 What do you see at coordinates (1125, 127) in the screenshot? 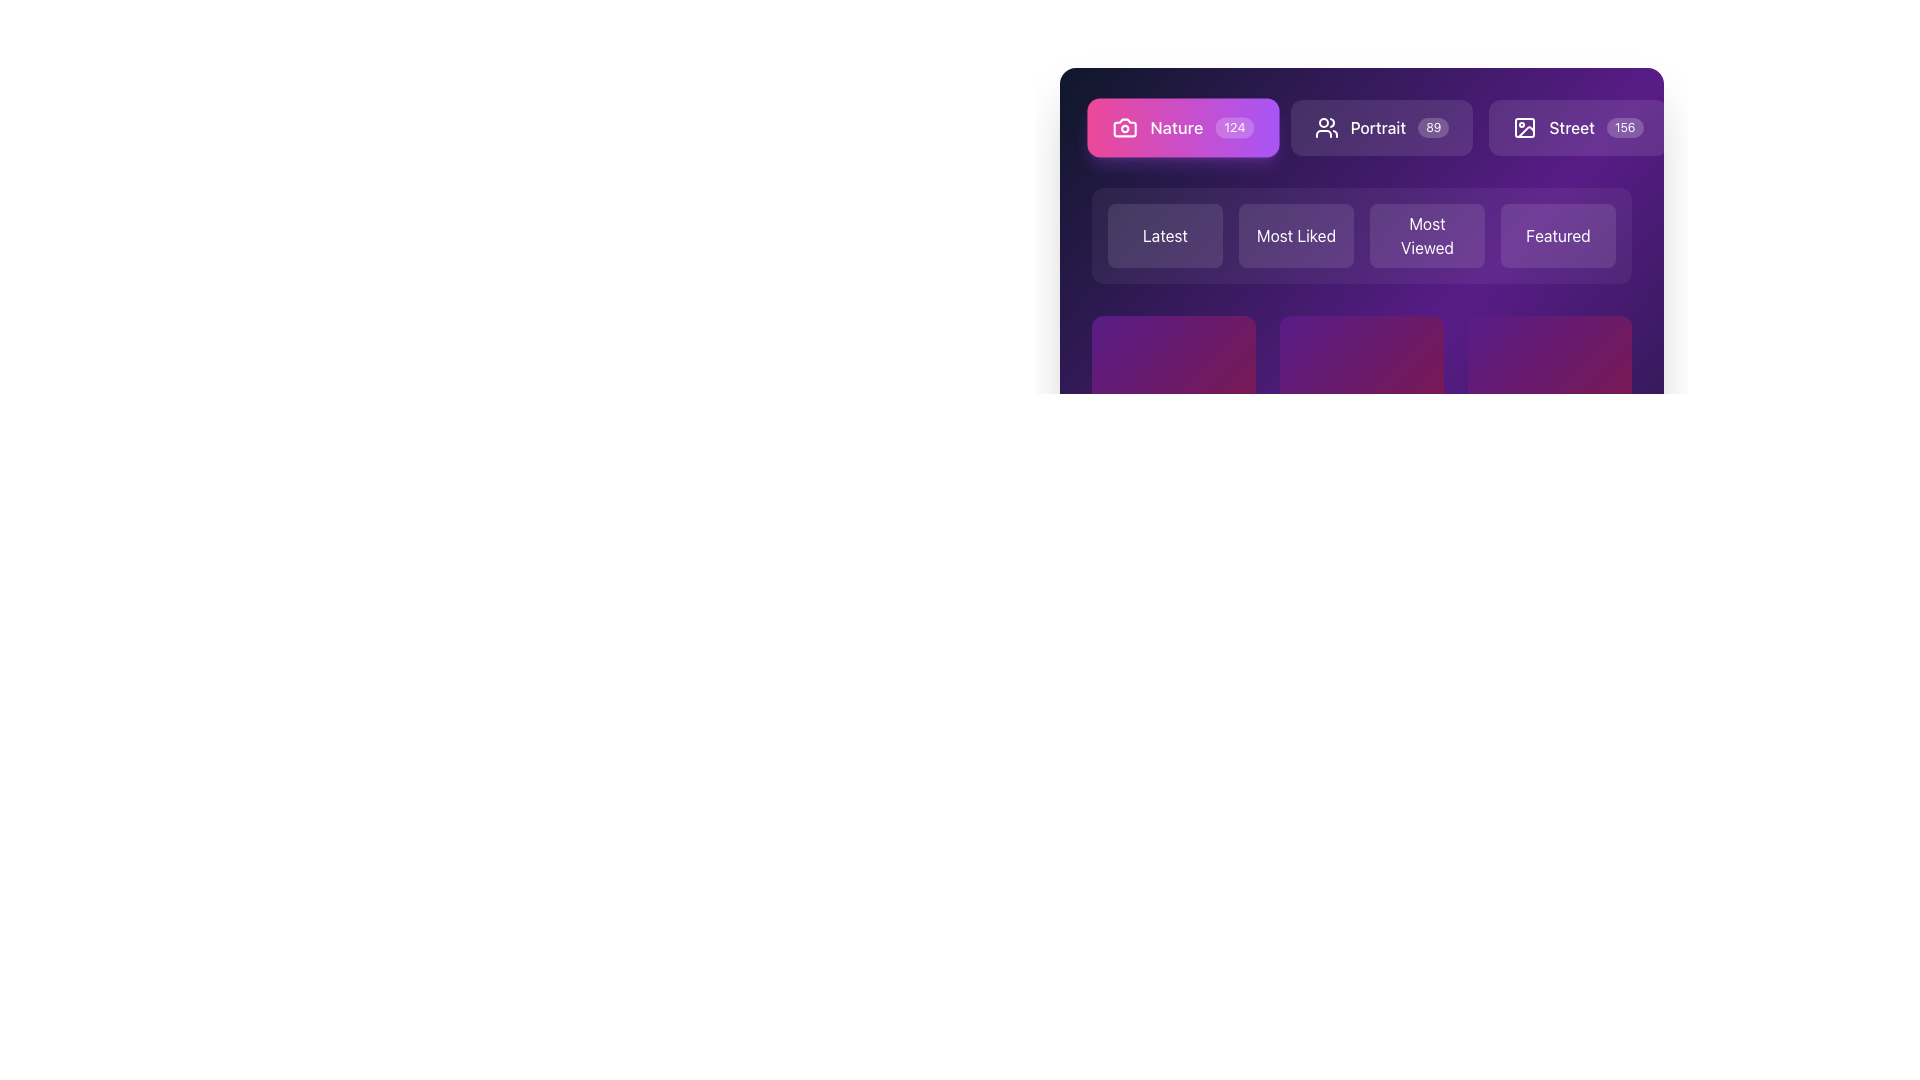
I see `the photography icon located to the left of the 'Nature' text and the badge '124', which features a pink and purple gradient background` at bounding box center [1125, 127].